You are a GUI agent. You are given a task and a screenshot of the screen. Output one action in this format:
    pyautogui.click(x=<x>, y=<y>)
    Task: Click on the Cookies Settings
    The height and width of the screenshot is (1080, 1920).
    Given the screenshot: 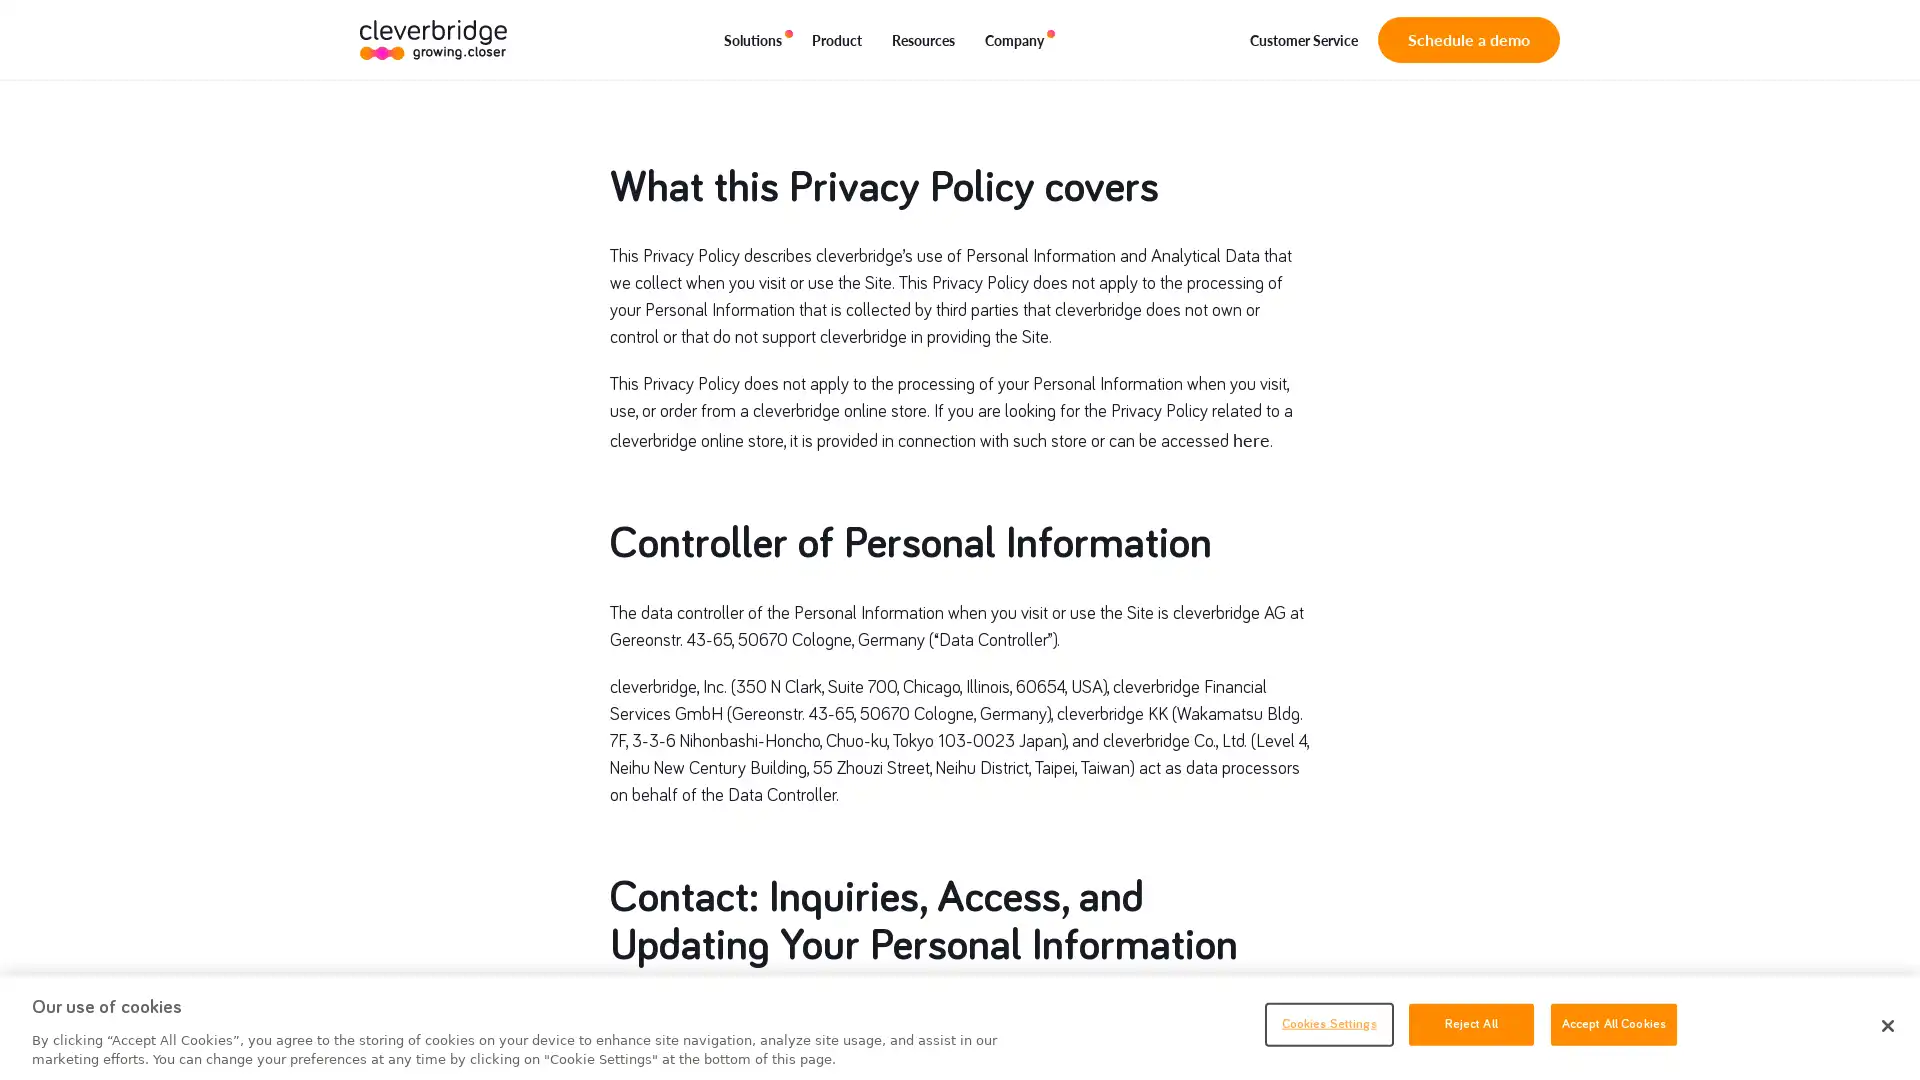 What is the action you would take?
    pyautogui.click(x=1328, y=1023)
    